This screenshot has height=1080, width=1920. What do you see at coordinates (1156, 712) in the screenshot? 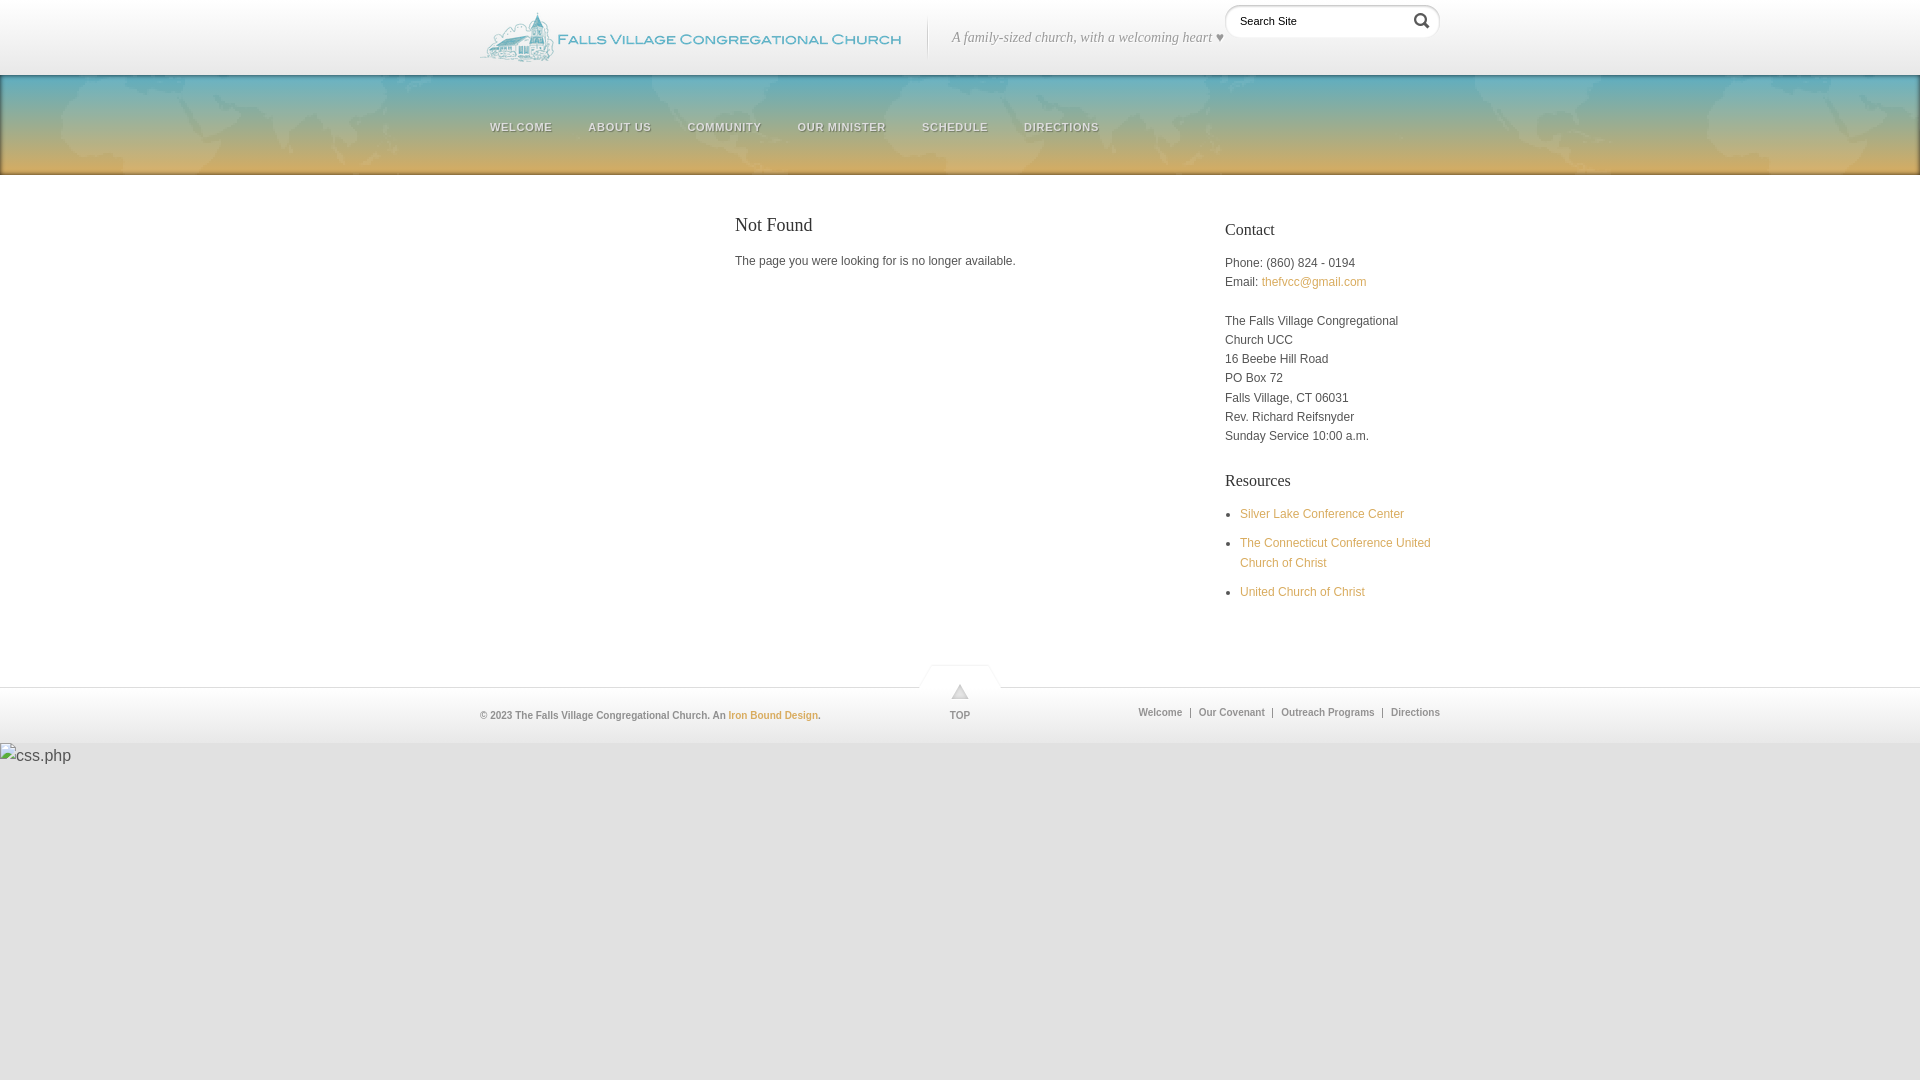
I see `'Welcome'` at bounding box center [1156, 712].